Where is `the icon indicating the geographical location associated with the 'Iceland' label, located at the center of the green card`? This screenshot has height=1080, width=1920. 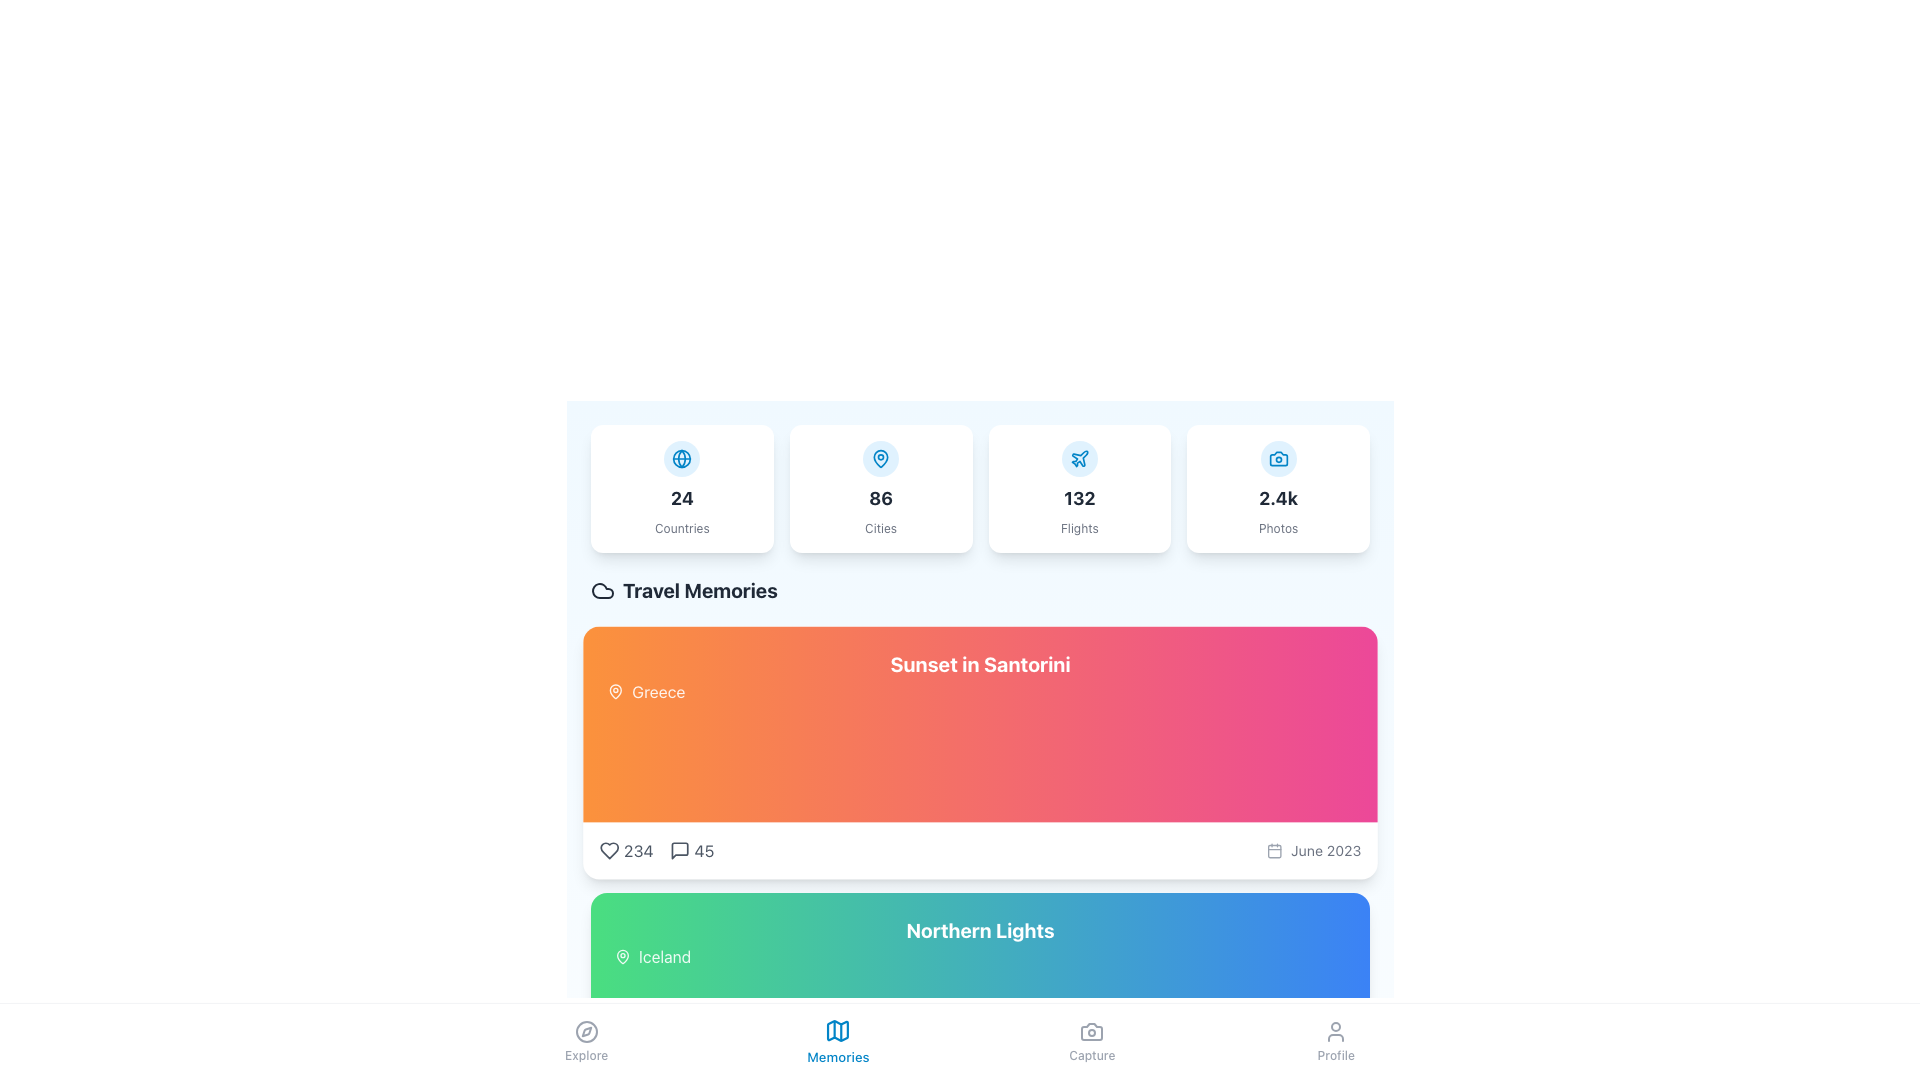 the icon indicating the geographical location associated with the 'Iceland' label, located at the center of the green card is located at coordinates (622, 955).